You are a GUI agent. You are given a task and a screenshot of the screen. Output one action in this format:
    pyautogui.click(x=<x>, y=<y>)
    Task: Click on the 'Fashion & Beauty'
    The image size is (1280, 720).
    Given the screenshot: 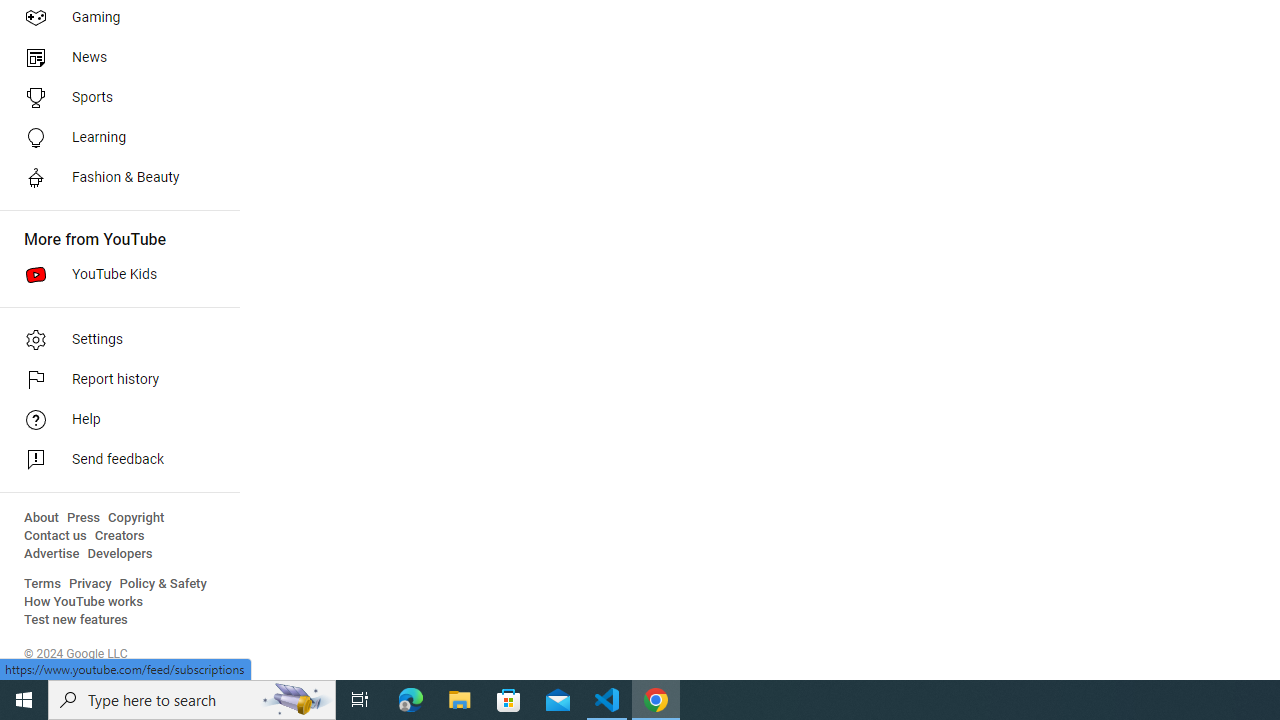 What is the action you would take?
    pyautogui.click(x=112, y=176)
    